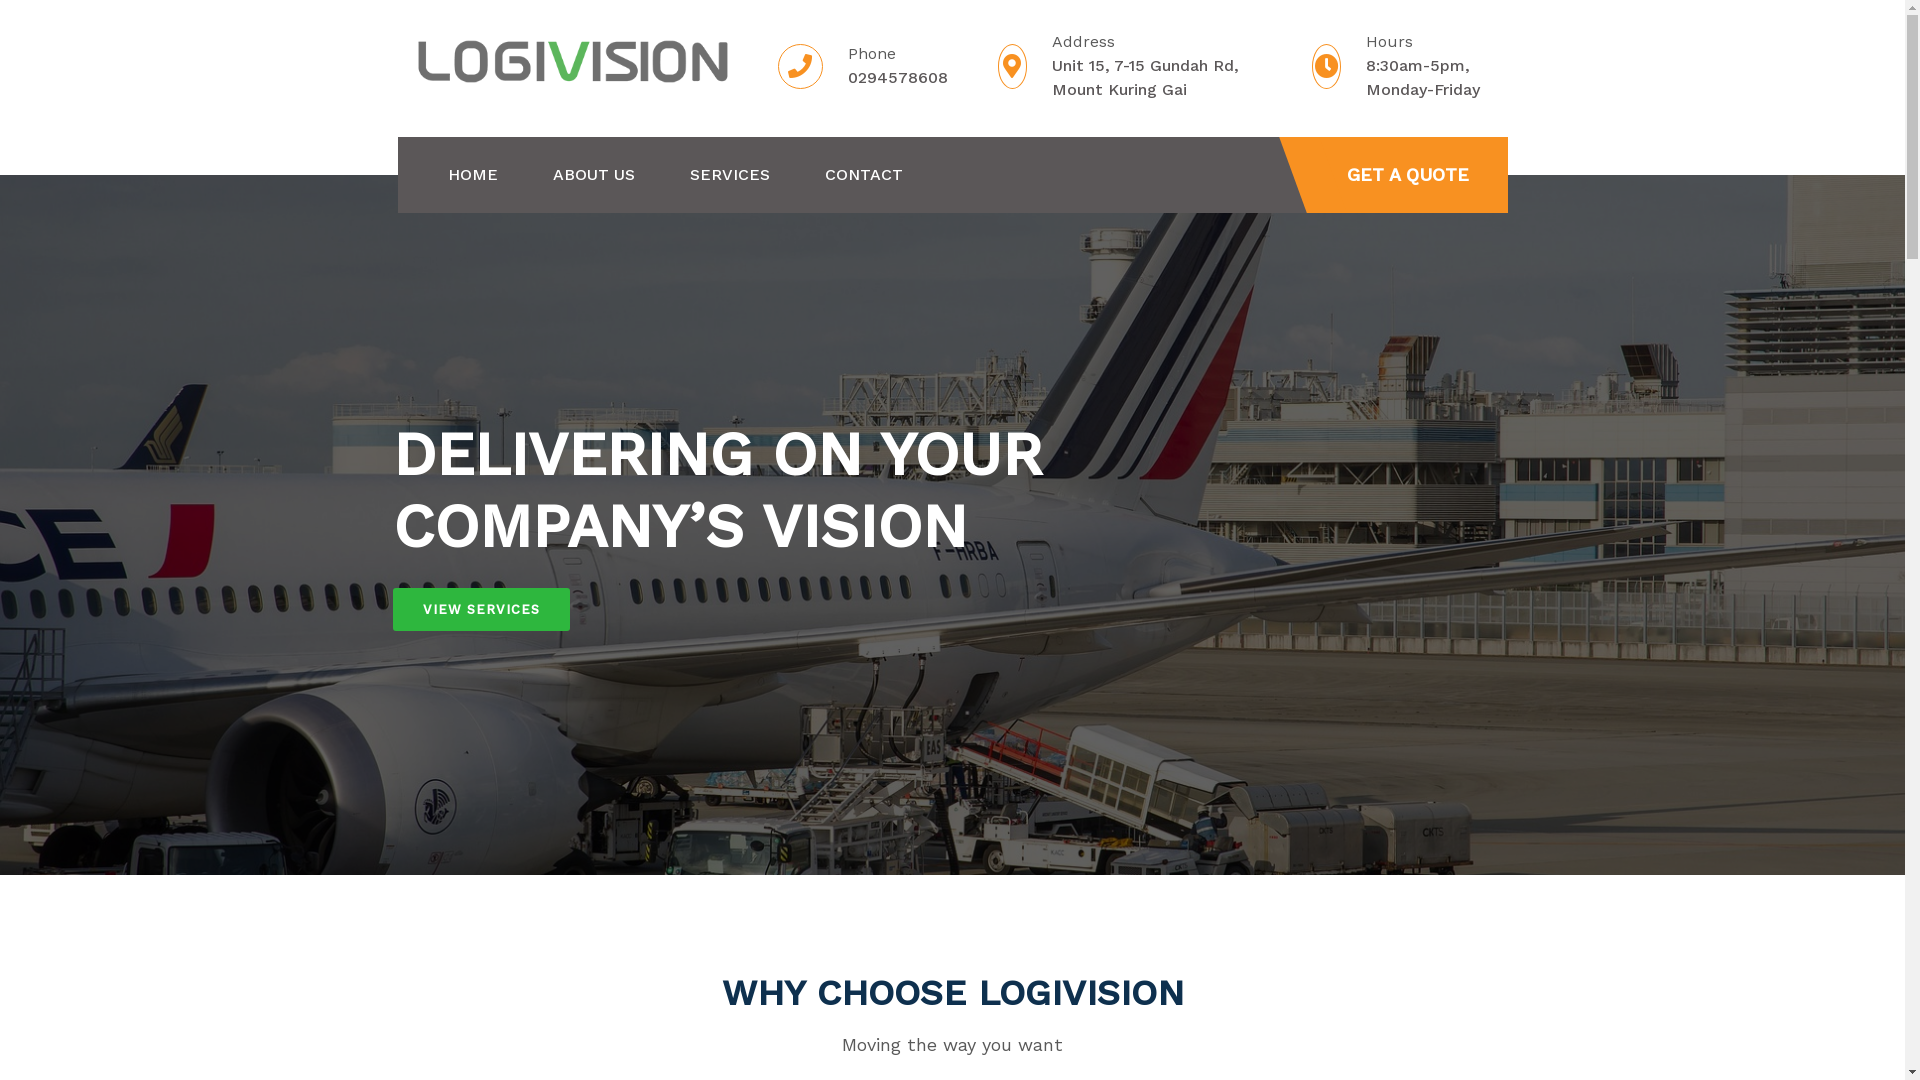 The image size is (1920, 1080). What do you see at coordinates (824, 173) in the screenshot?
I see `'CONTACT'` at bounding box center [824, 173].